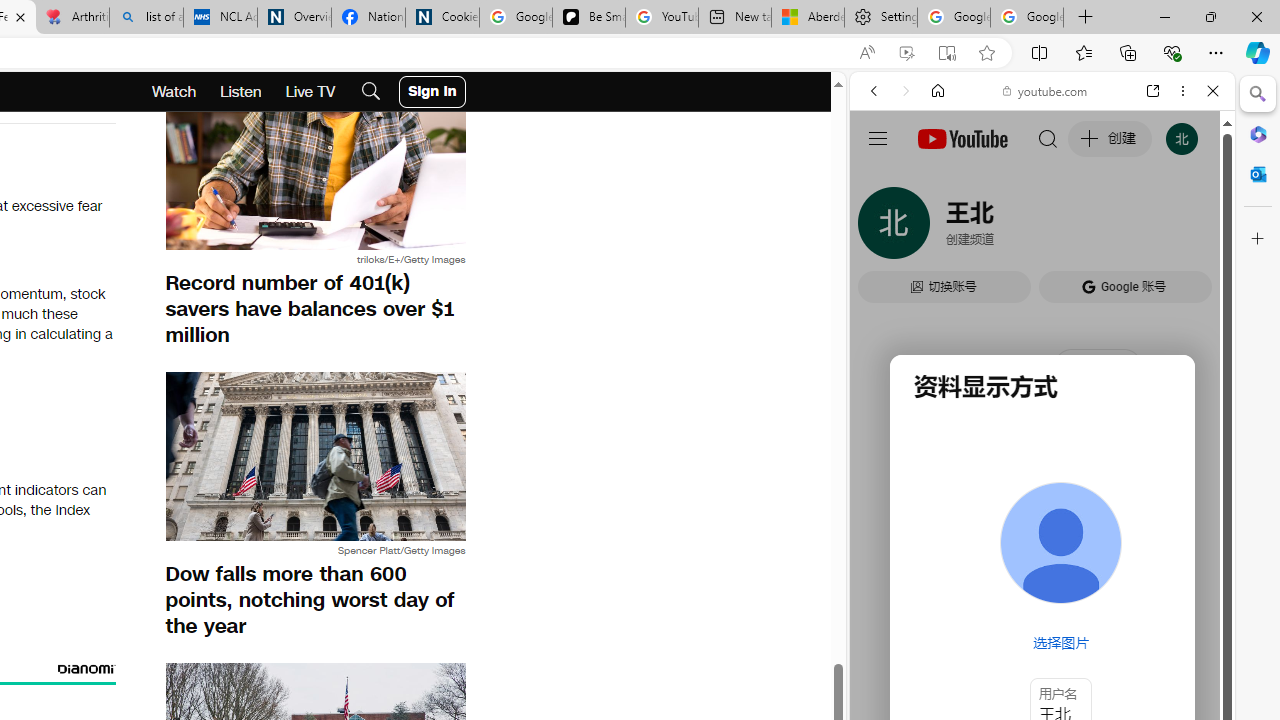  Describe the element at coordinates (881, 227) in the screenshot. I see `'WEB  '` at that location.